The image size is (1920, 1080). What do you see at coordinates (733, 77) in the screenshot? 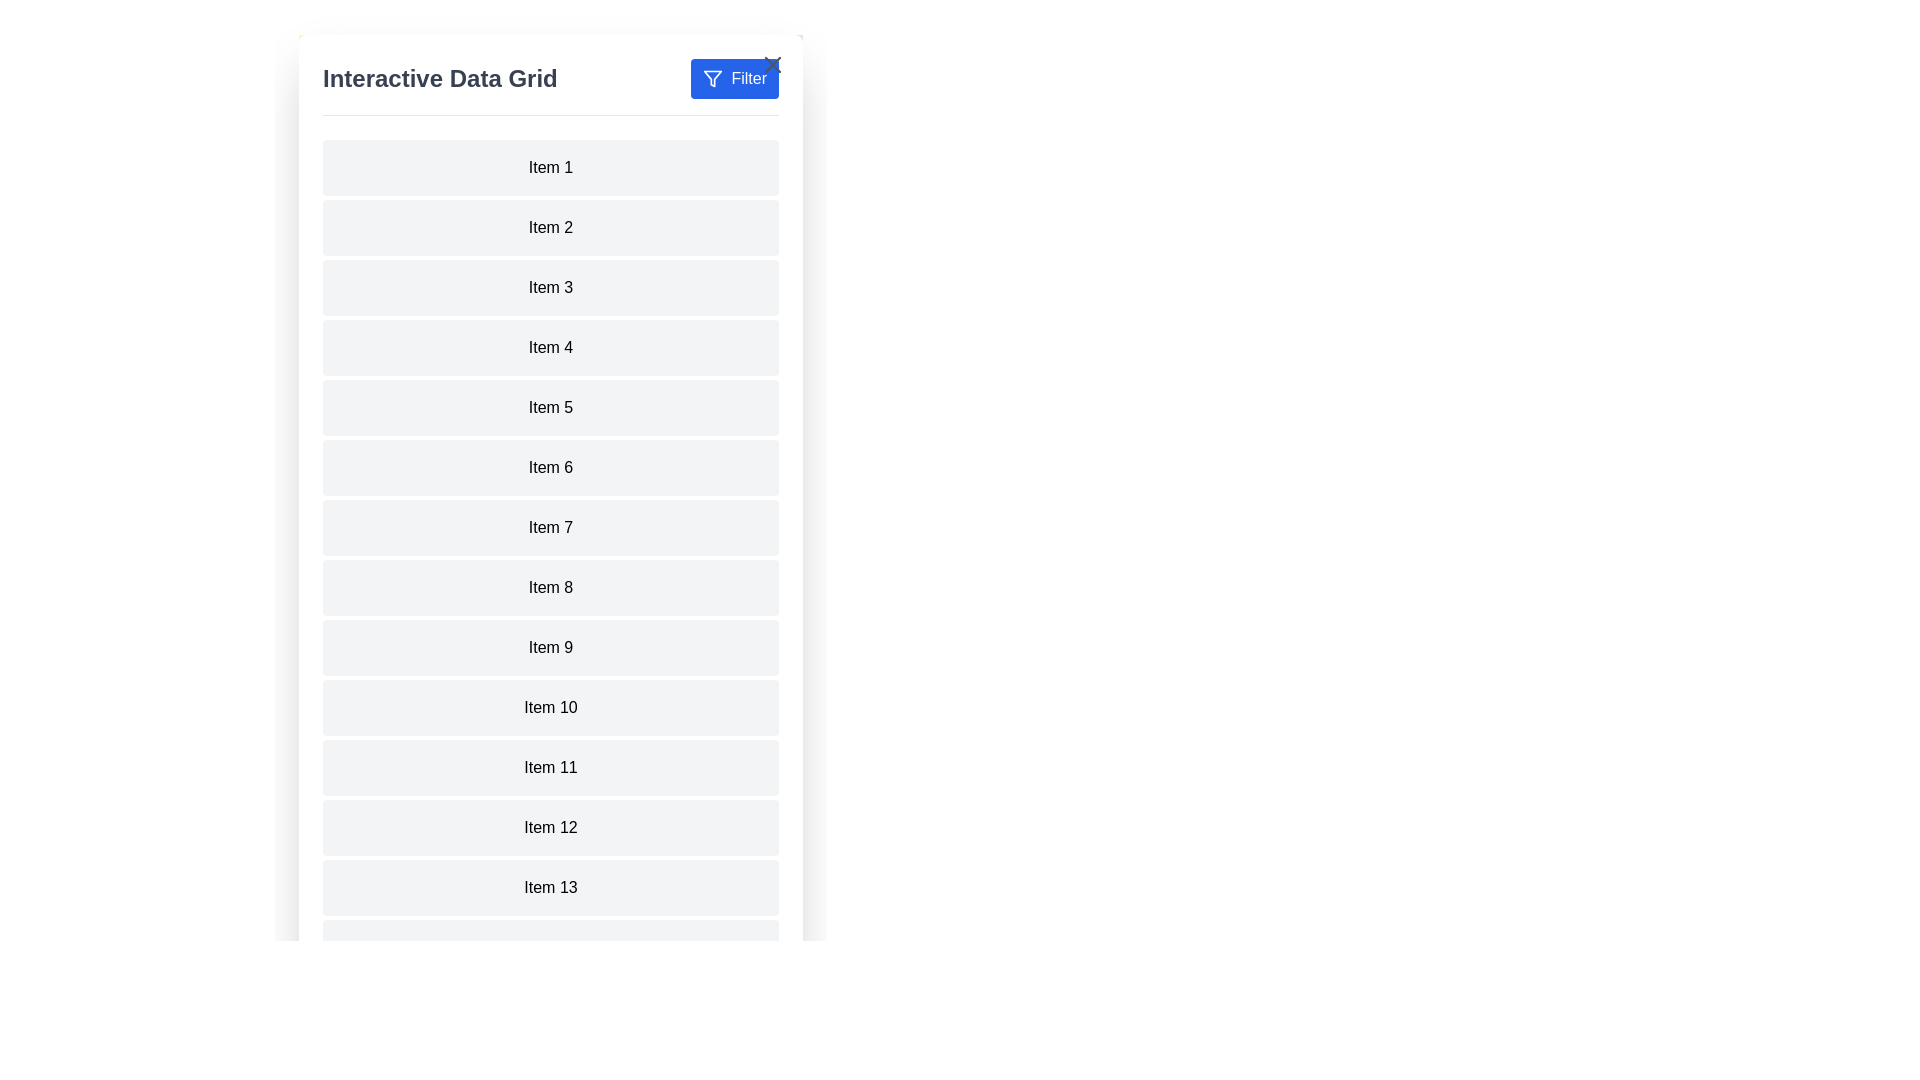
I see `the filter button to open the filter options` at bounding box center [733, 77].